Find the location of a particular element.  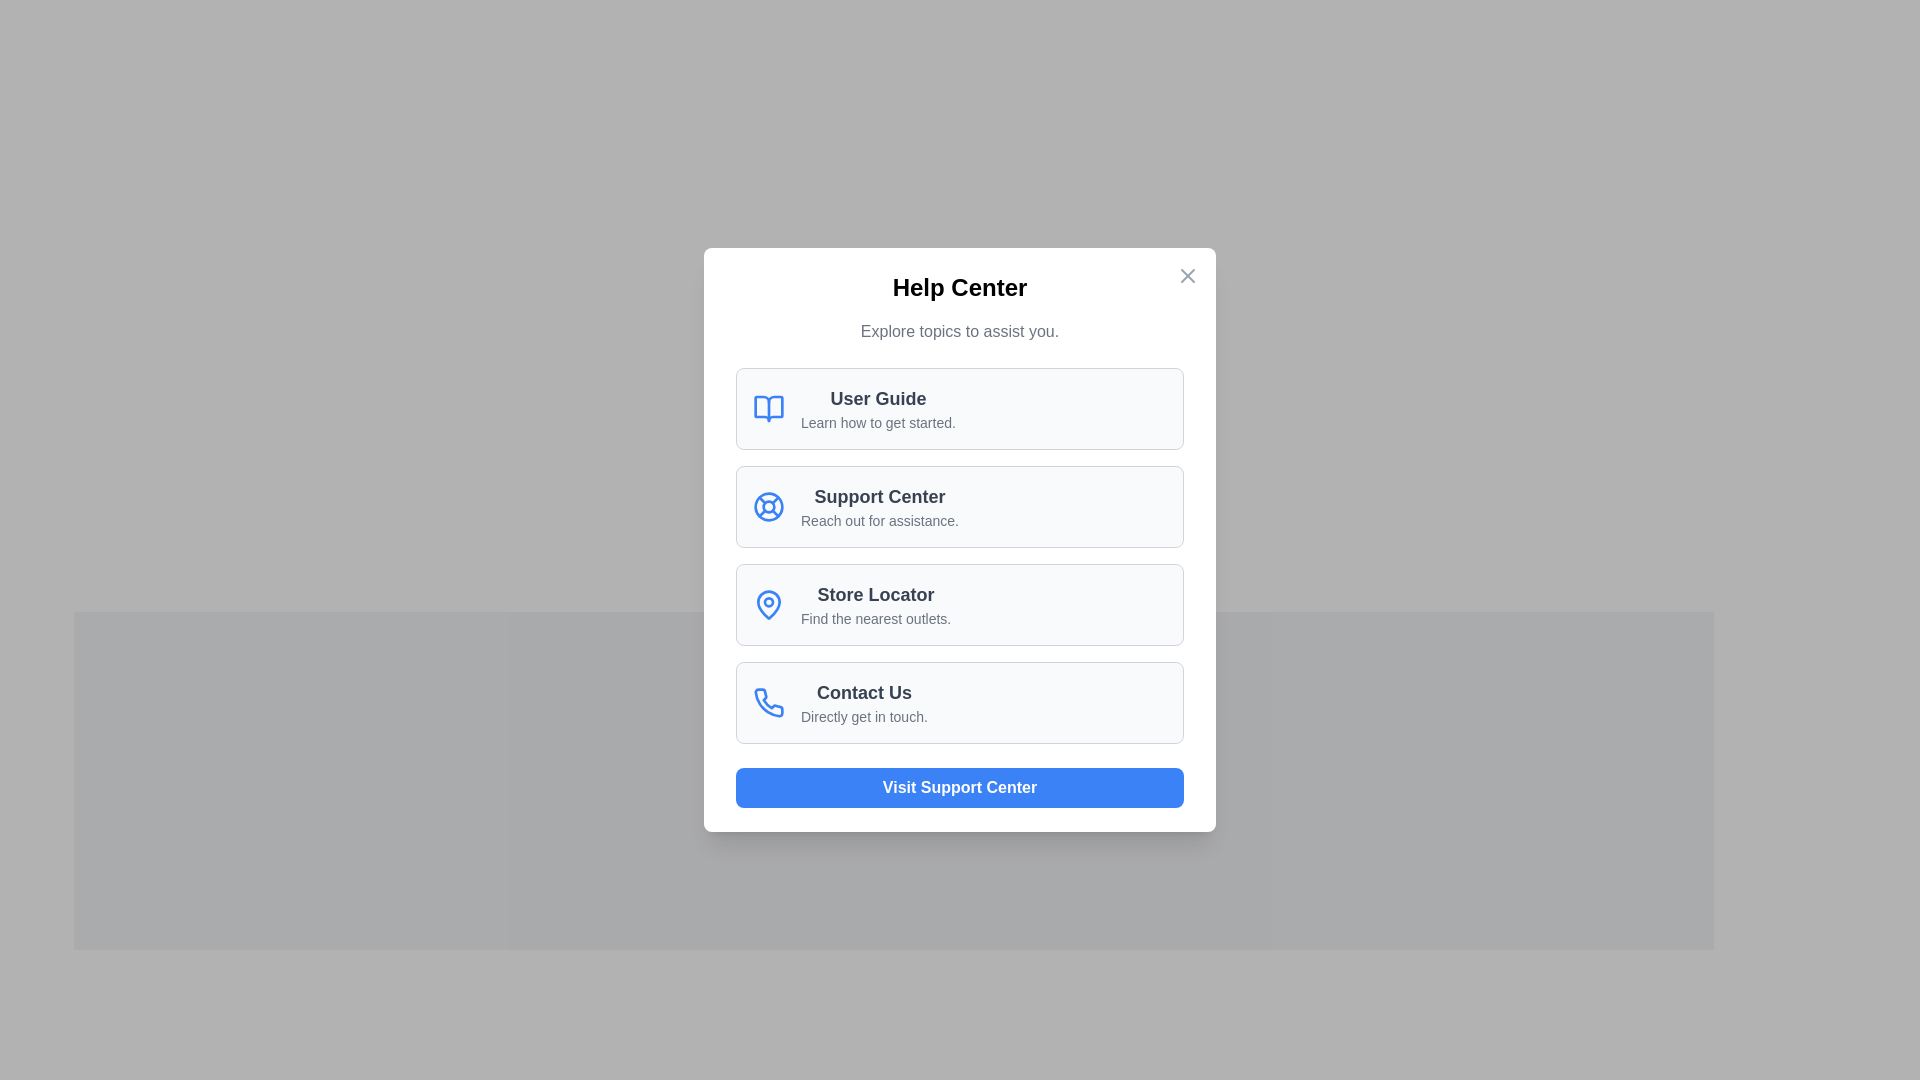

the 'User Guide' text label, which is prominently displayed in bold and larger font within the 'Help Center' modal is located at coordinates (878, 398).